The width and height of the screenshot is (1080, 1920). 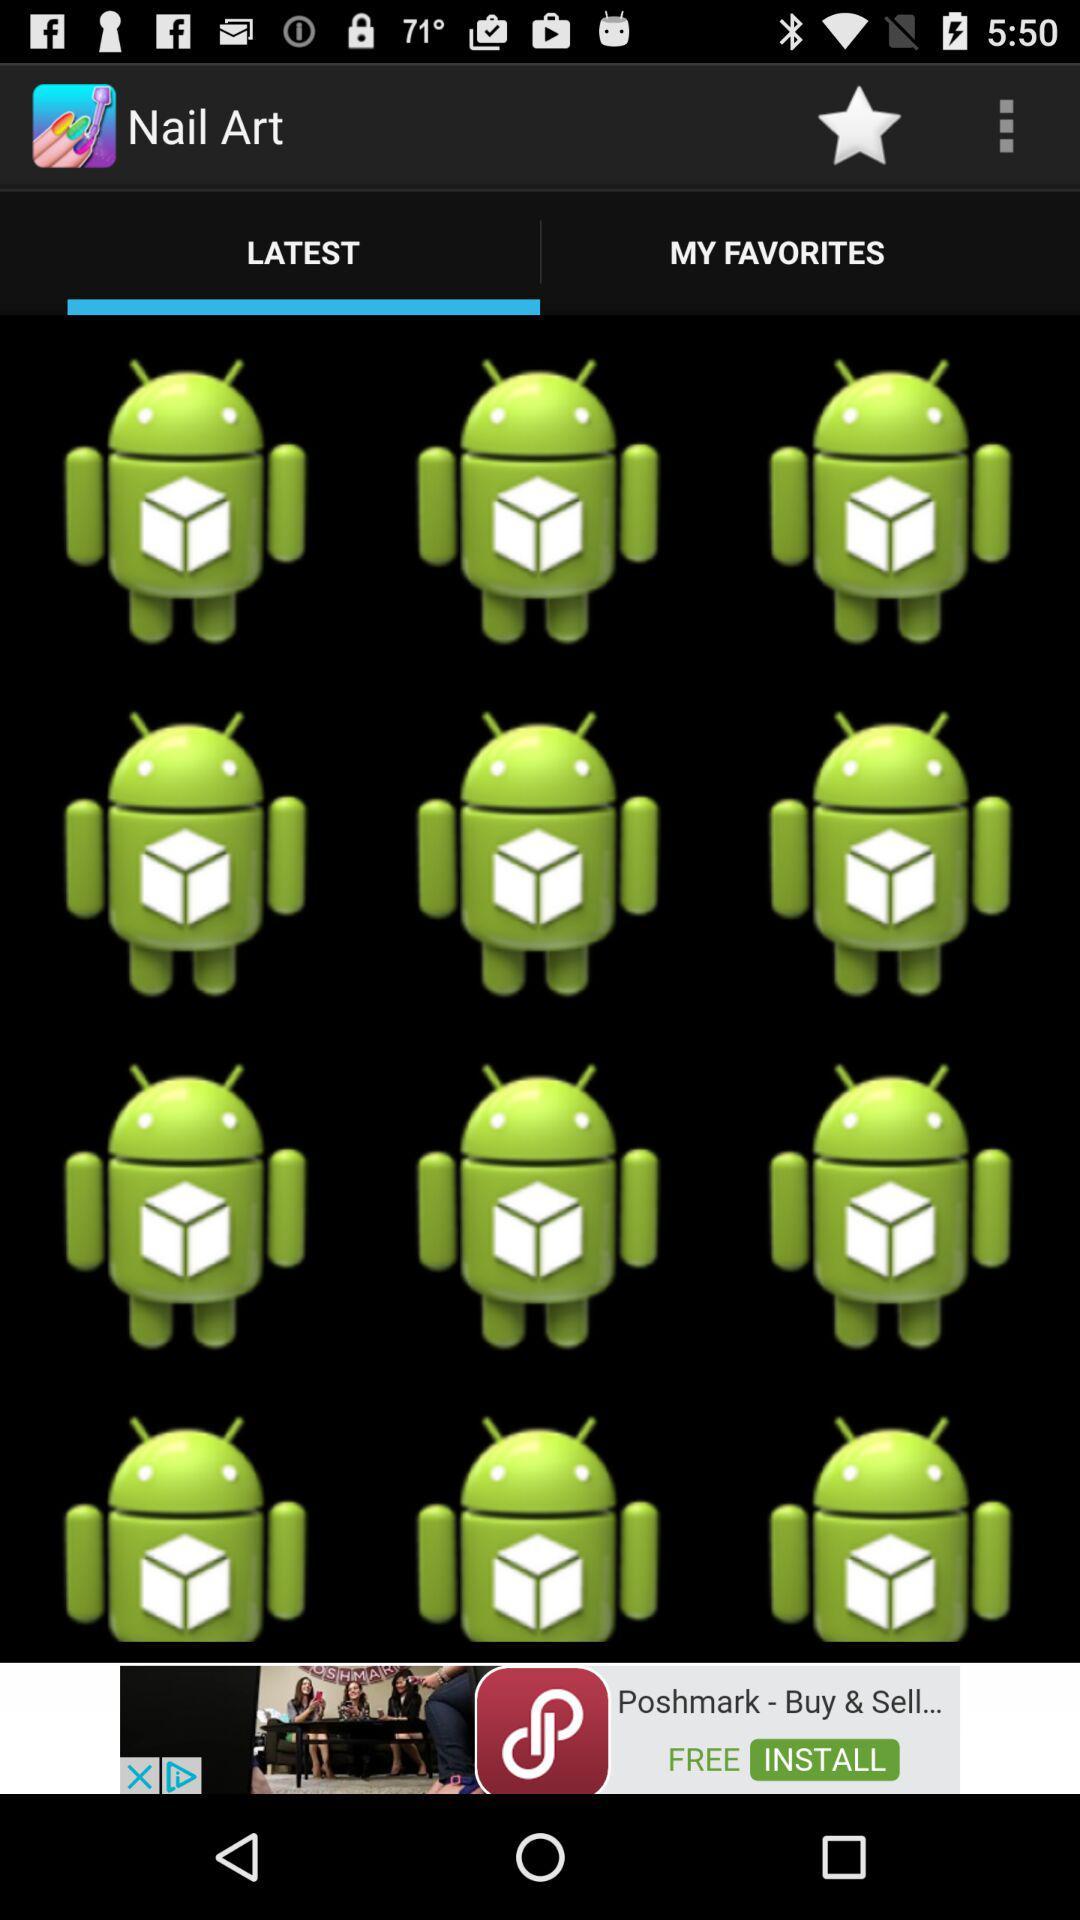 What do you see at coordinates (1006, 124) in the screenshot?
I see `menu` at bounding box center [1006, 124].